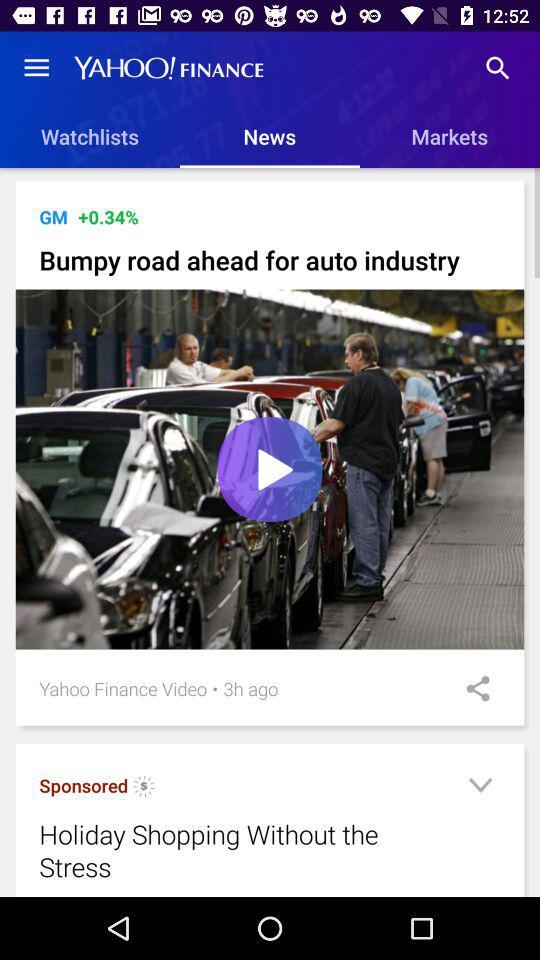  Describe the element at coordinates (479, 788) in the screenshot. I see `the item to the right of holiday shopping without icon` at that location.